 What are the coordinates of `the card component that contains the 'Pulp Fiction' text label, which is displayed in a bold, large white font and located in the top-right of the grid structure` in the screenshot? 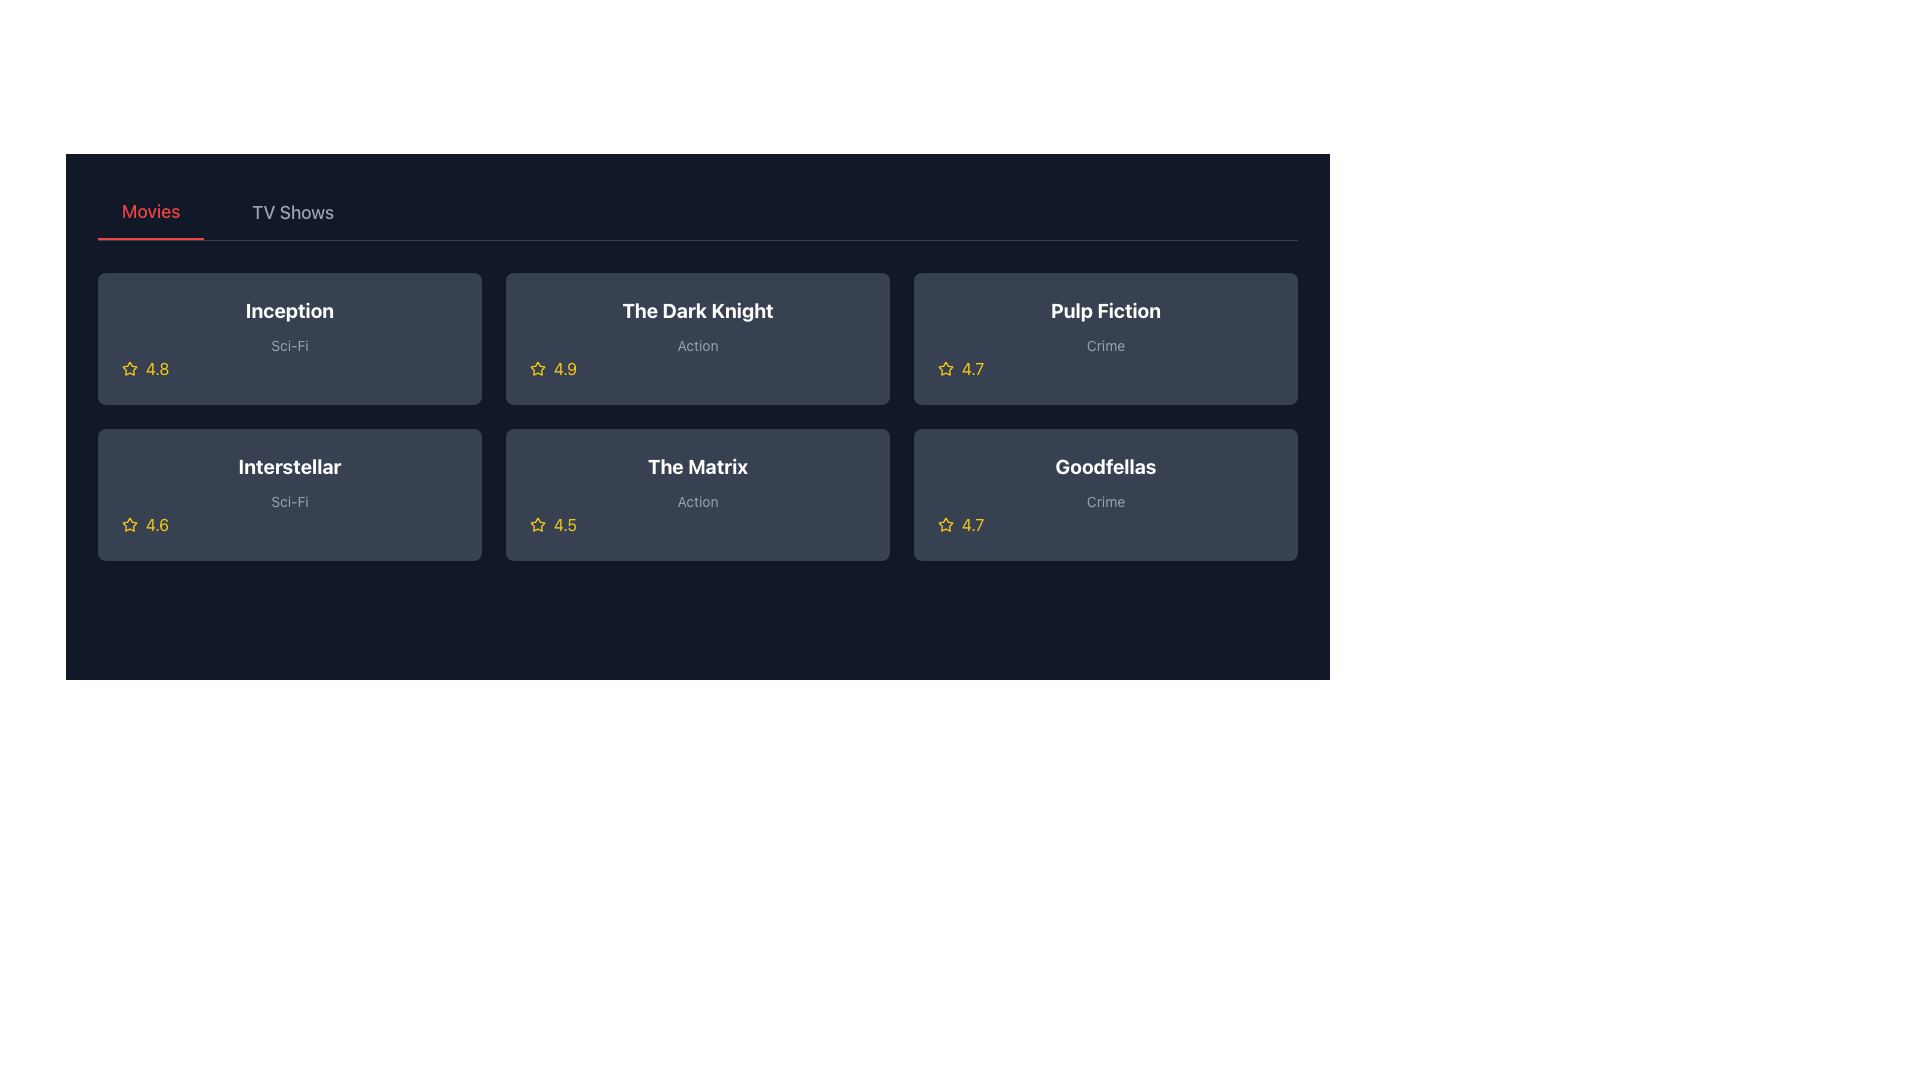 It's located at (1104, 311).